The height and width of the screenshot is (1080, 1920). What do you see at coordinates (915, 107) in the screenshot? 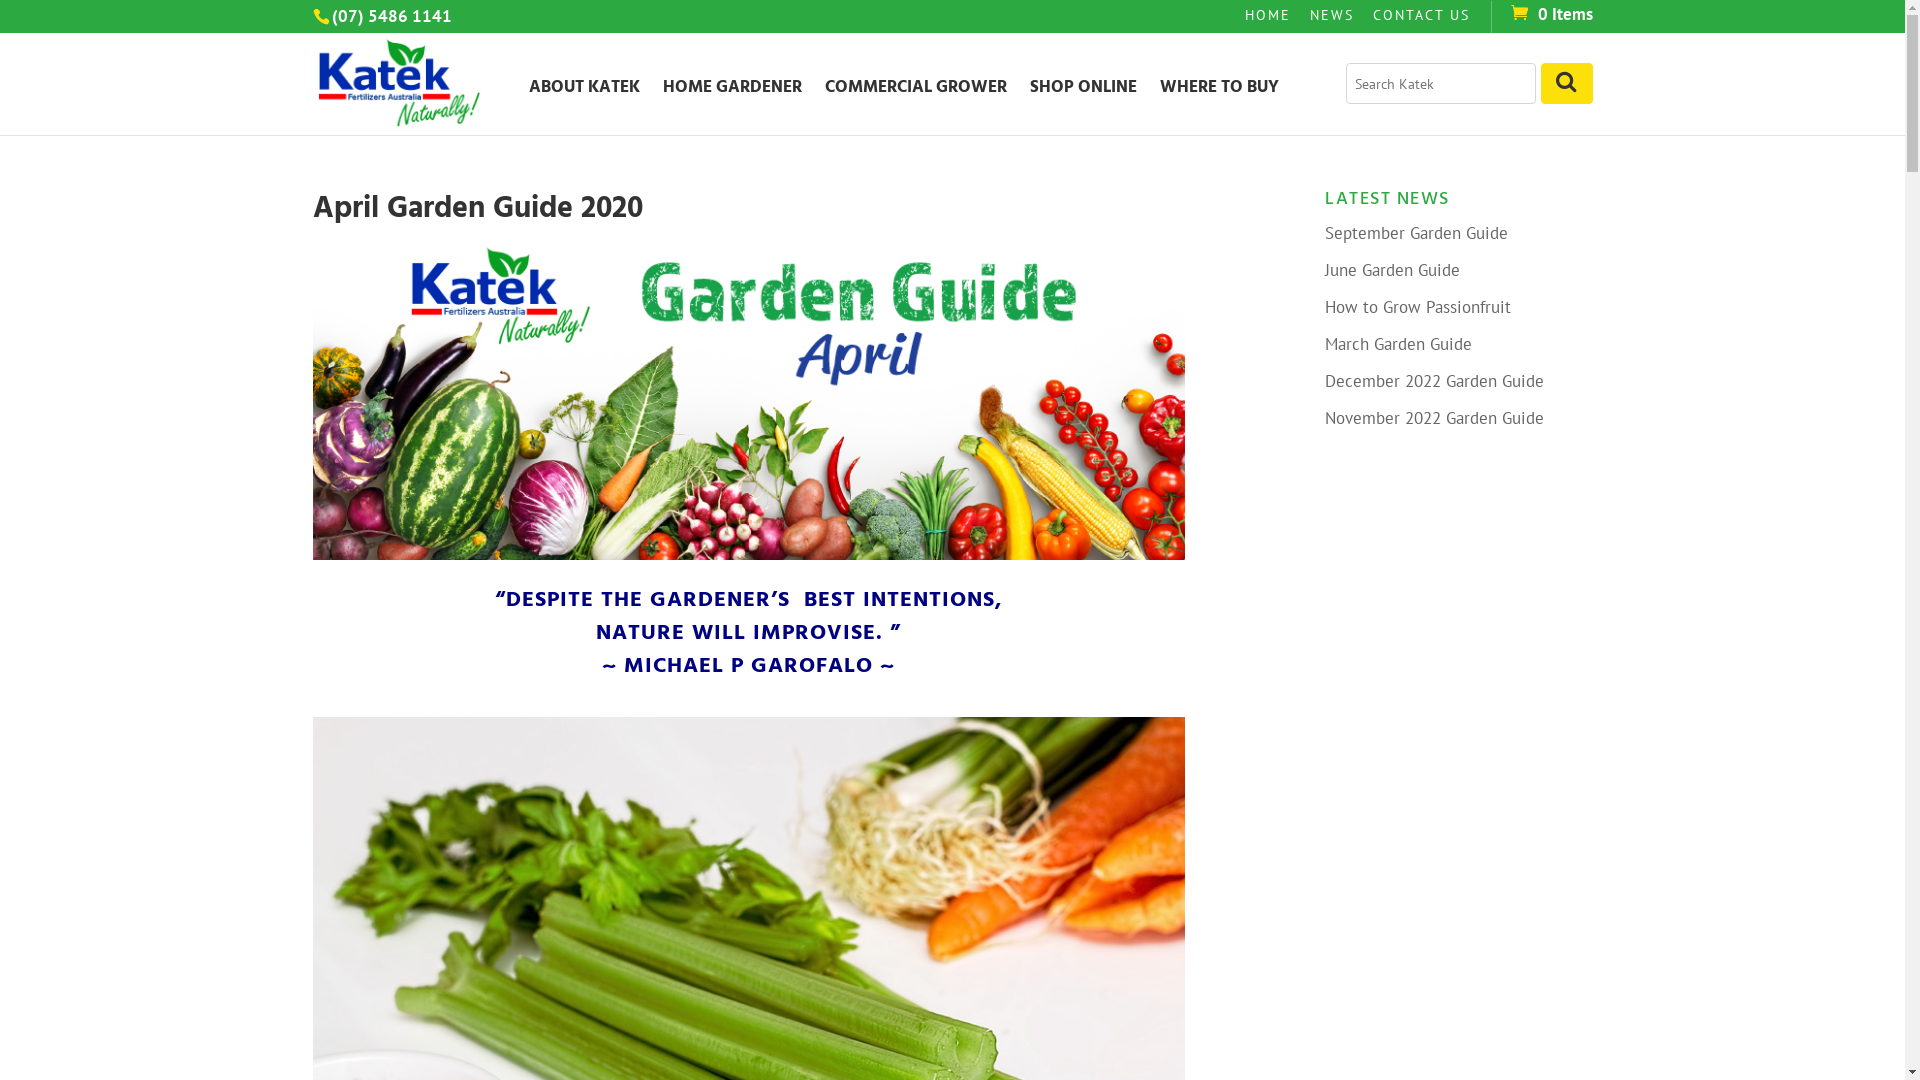
I see `'COMMERCIAL GROWER'` at bounding box center [915, 107].